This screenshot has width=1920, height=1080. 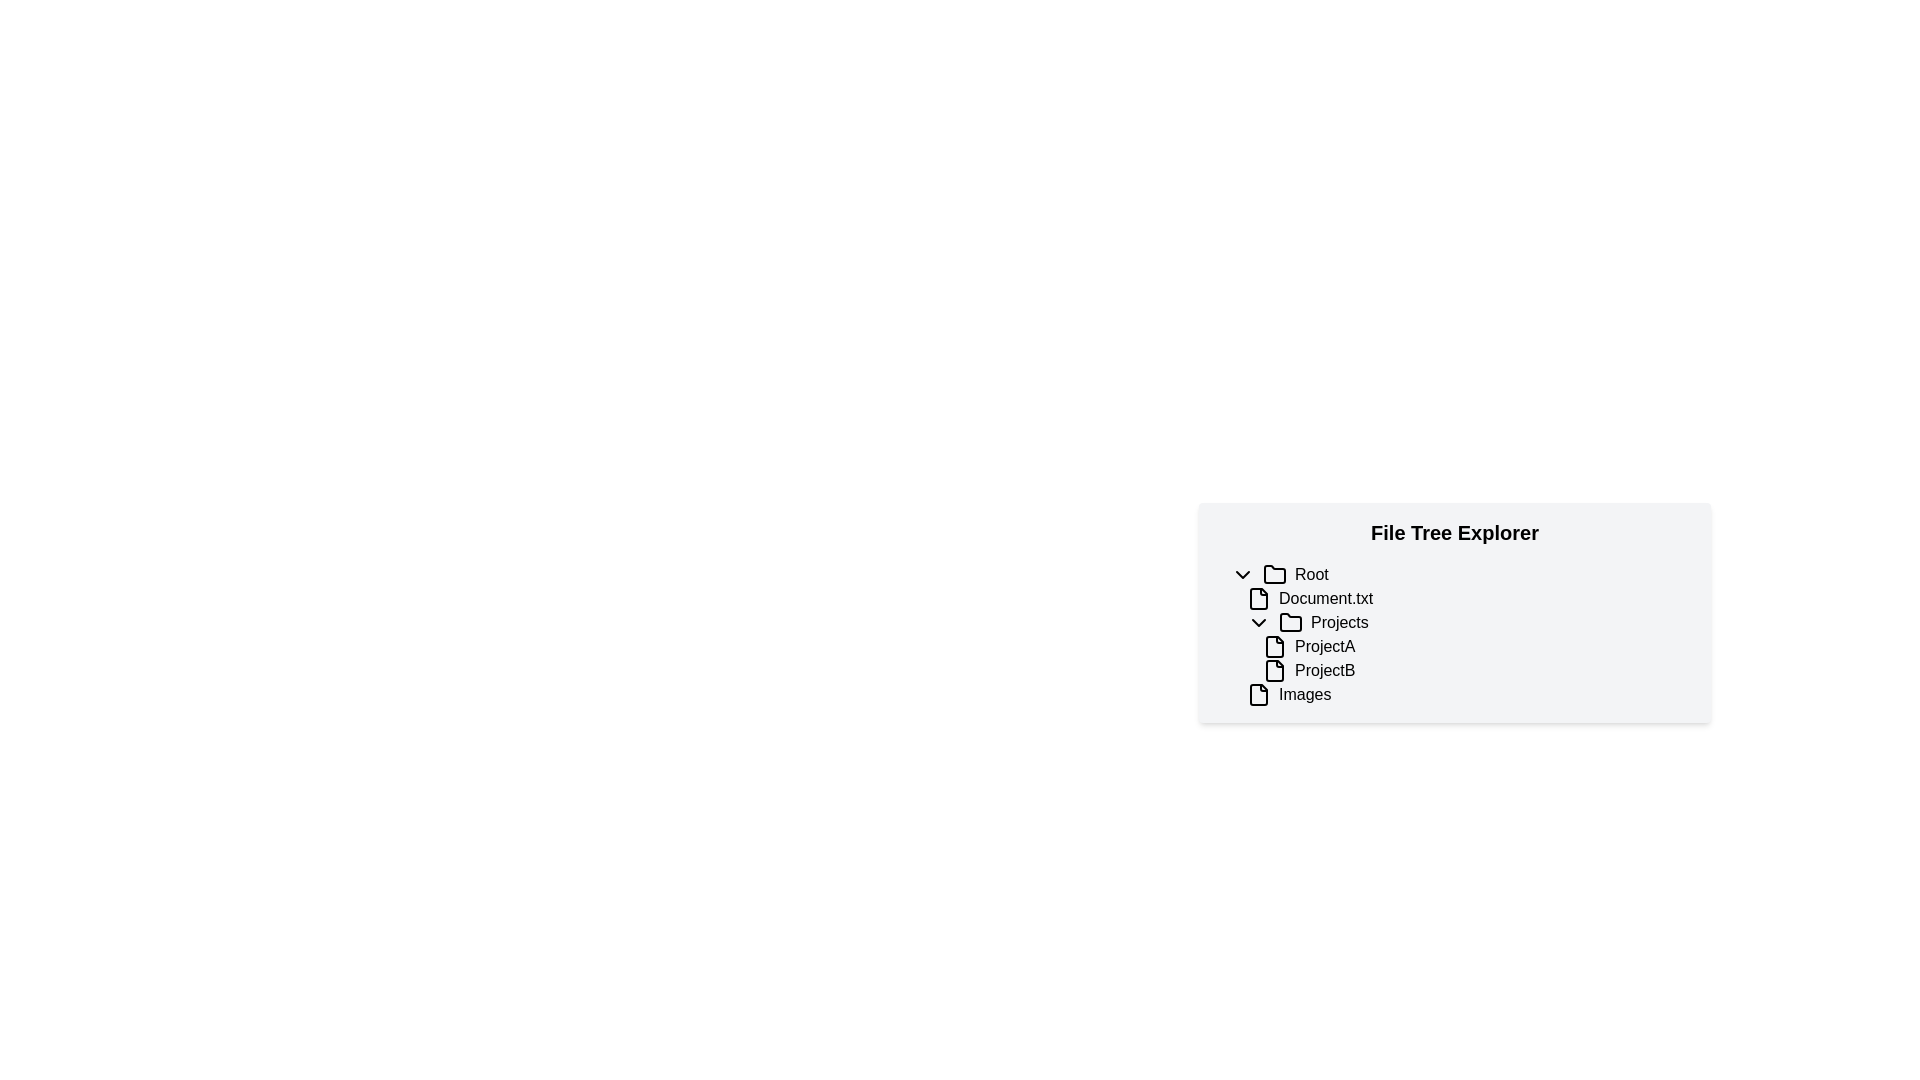 I want to click on the Dropdown Chevron Icon located to the left of the 'Projects' text, so click(x=1257, y=622).